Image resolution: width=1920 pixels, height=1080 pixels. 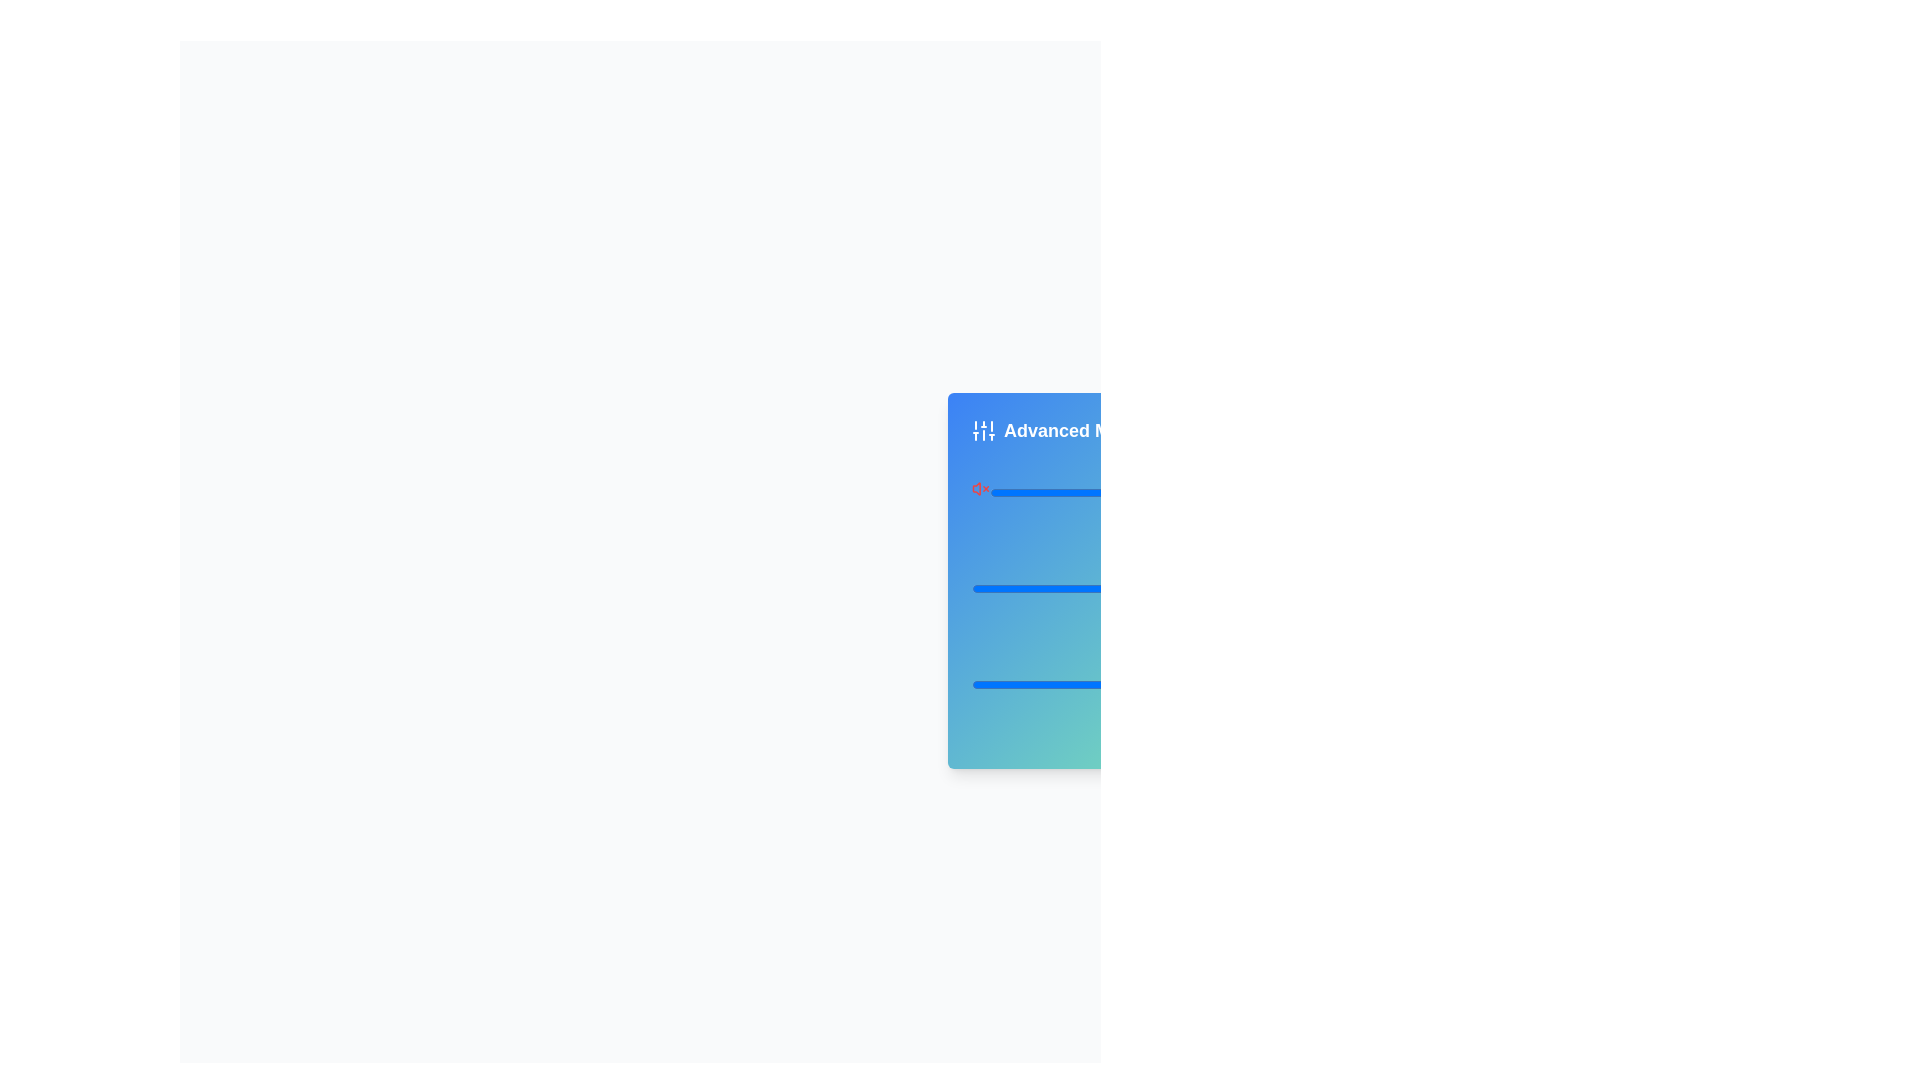 I want to click on the balance value, so click(x=1108, y=588).